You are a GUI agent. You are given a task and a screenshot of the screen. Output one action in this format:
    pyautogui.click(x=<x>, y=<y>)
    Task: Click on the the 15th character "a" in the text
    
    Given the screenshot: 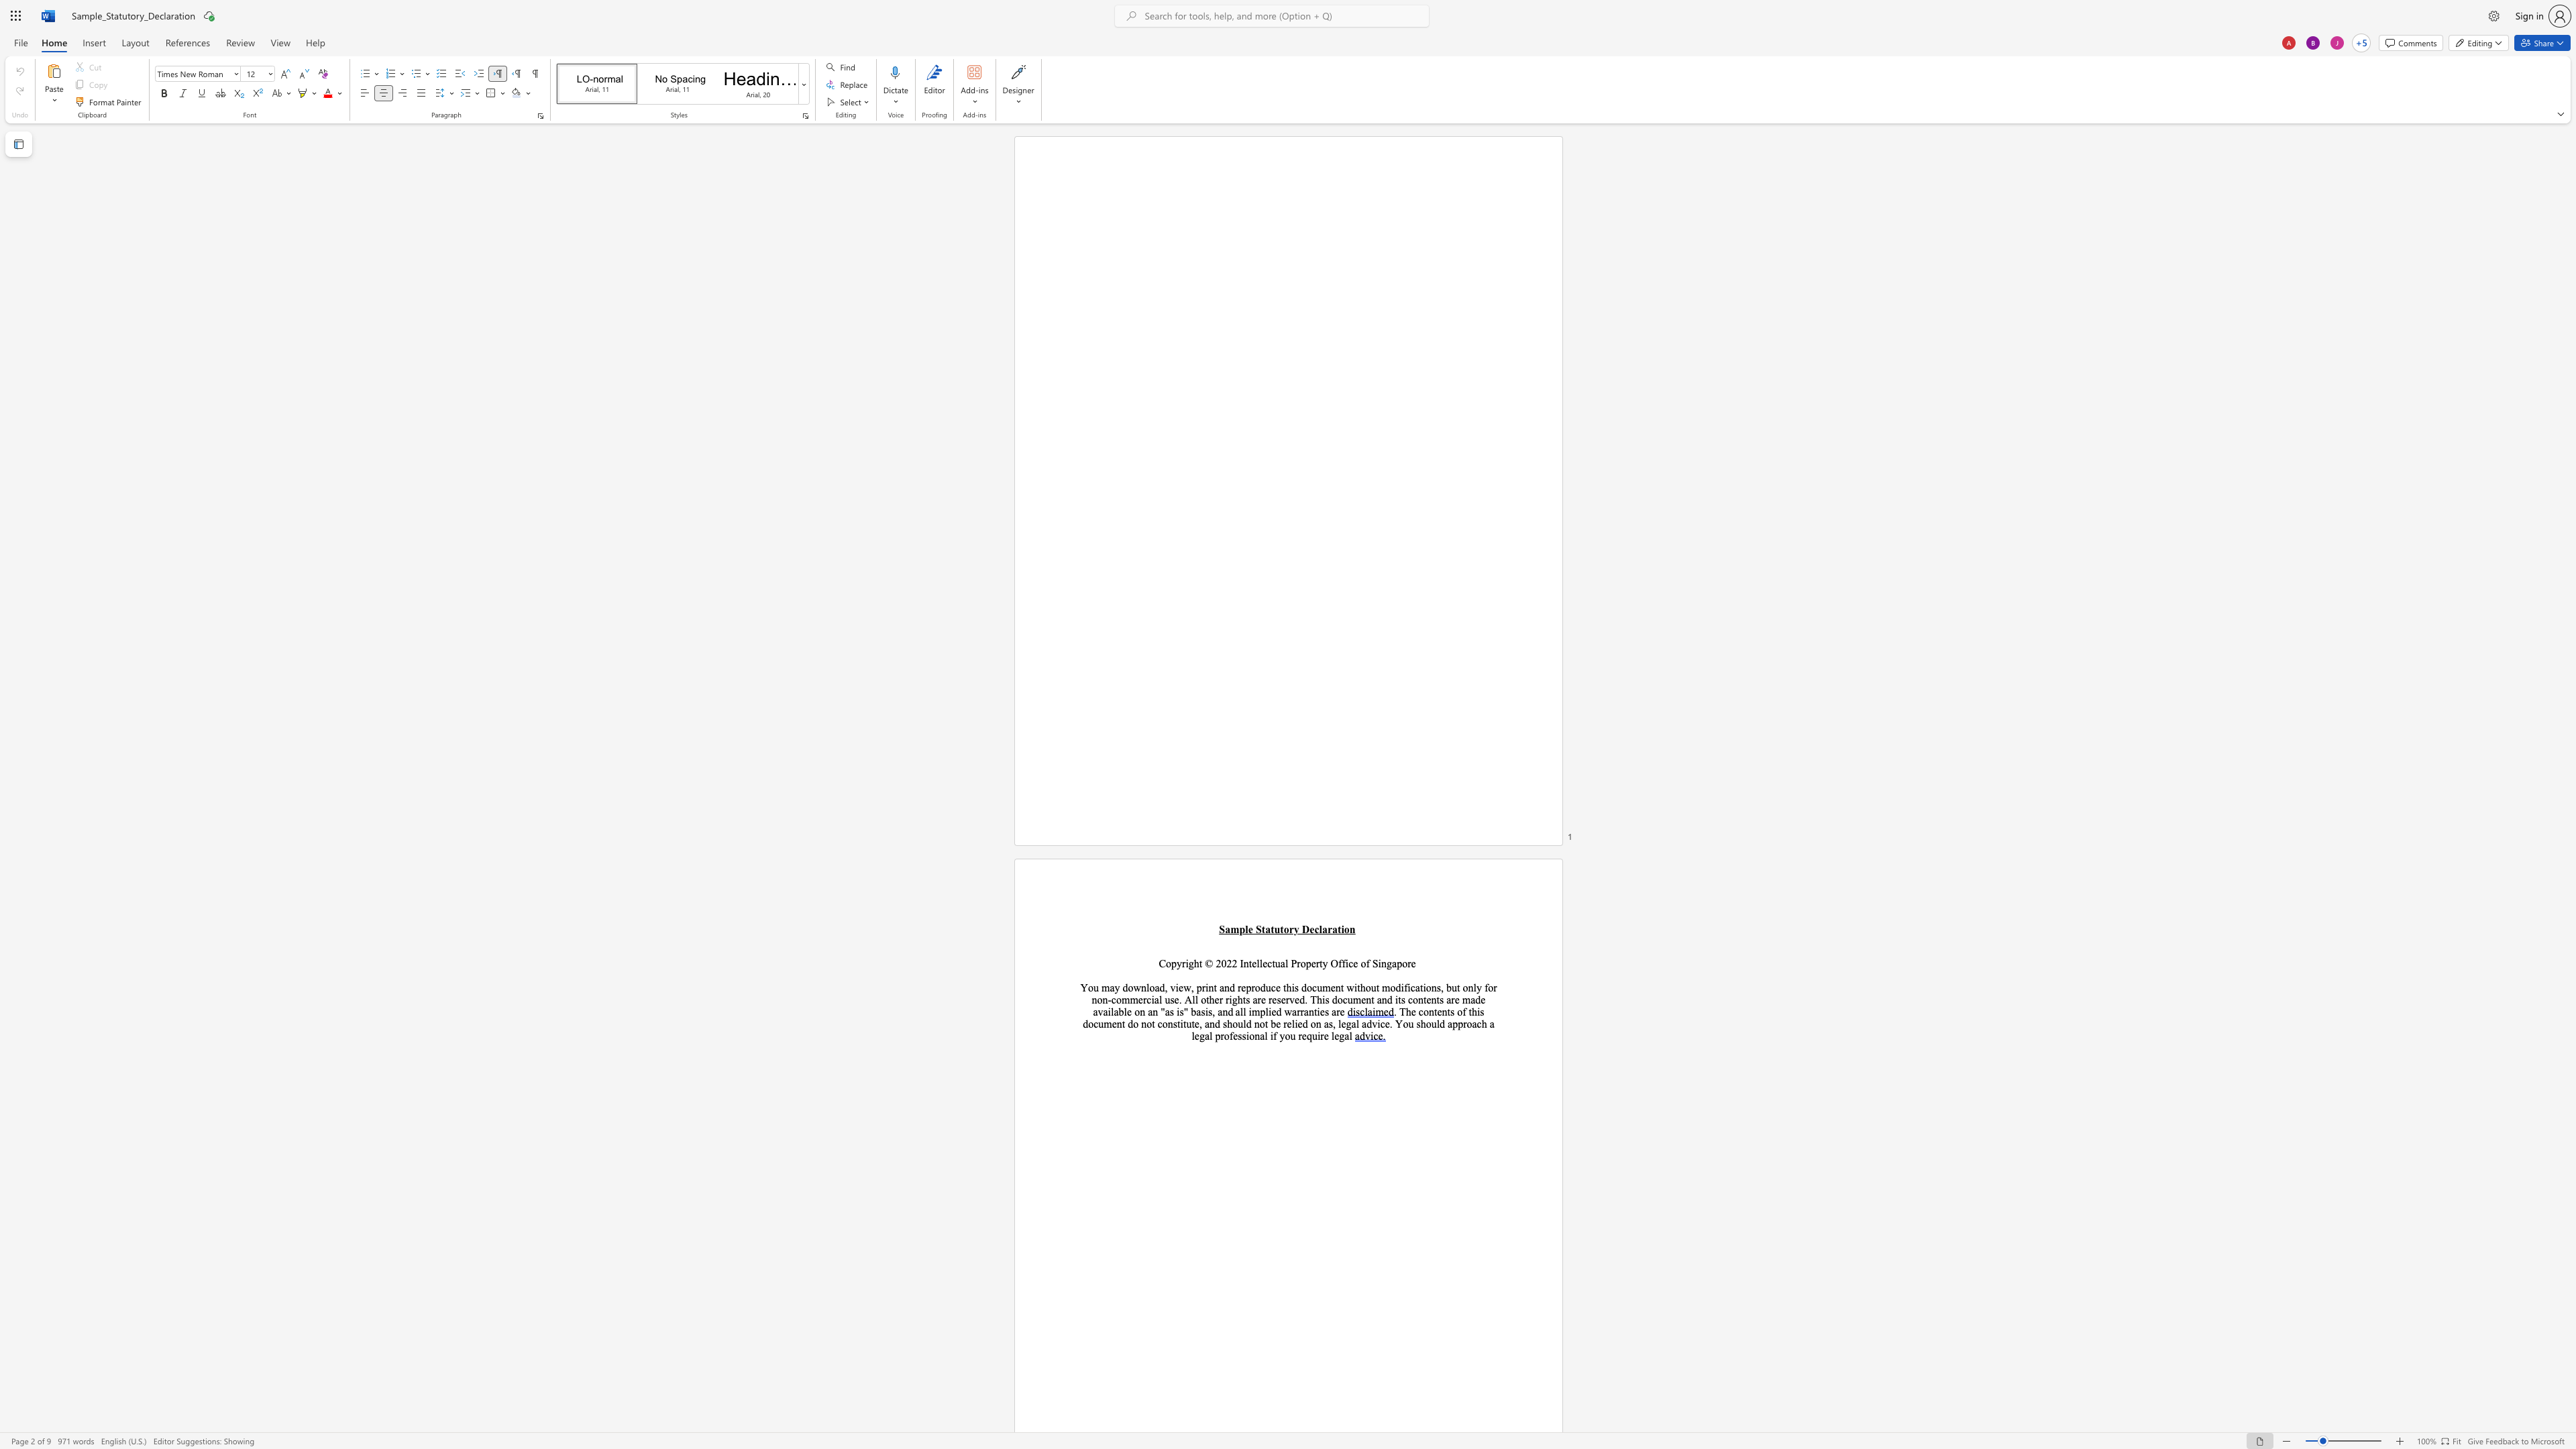 What is the action you would take?
    pyautogui.click(x=1197, y=1010)
    